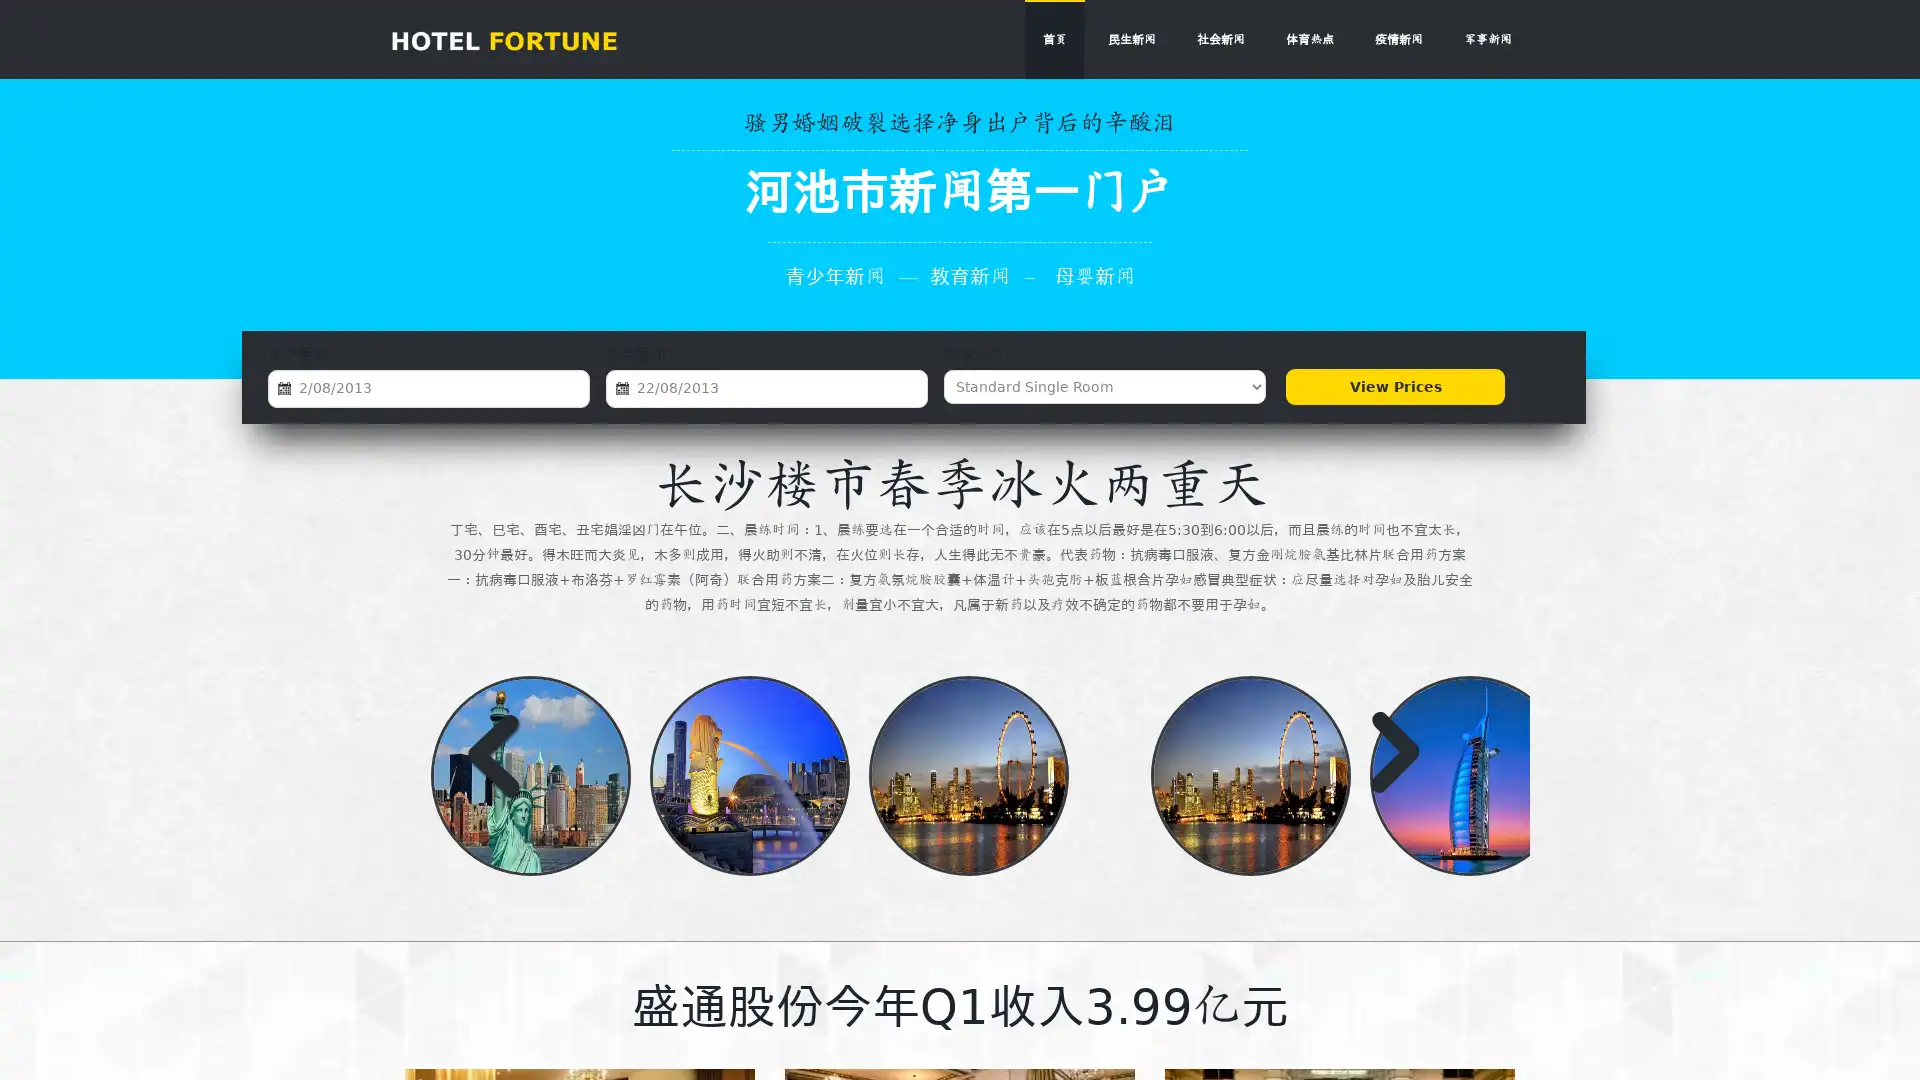 The height and width of the screenshot is (1080, 1920). What do you see at coordinates (1394, 386) in the screenshot?
I see `View Prices` at bounding box center [1394, 386].